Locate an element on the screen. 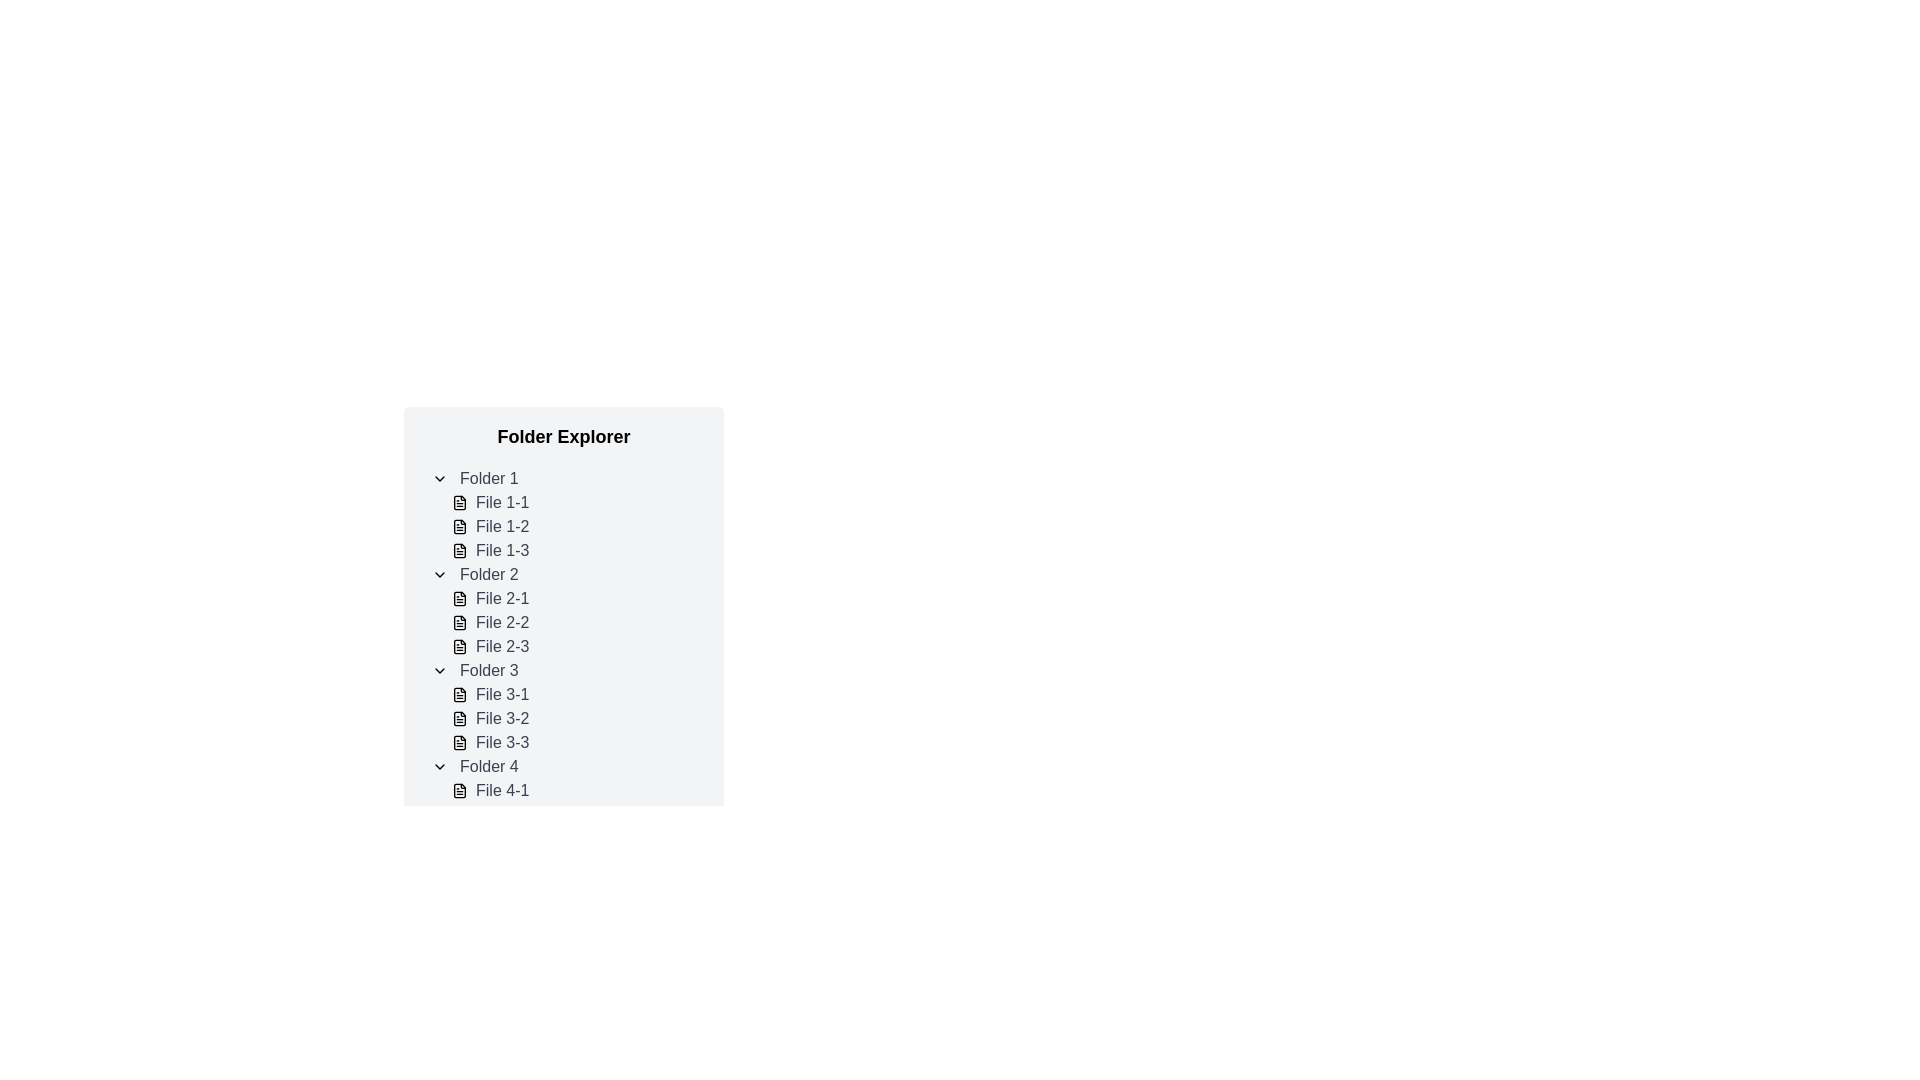  the second file item labeled 'File 3-2' in the file explorer is located at coordinates (579, 717).